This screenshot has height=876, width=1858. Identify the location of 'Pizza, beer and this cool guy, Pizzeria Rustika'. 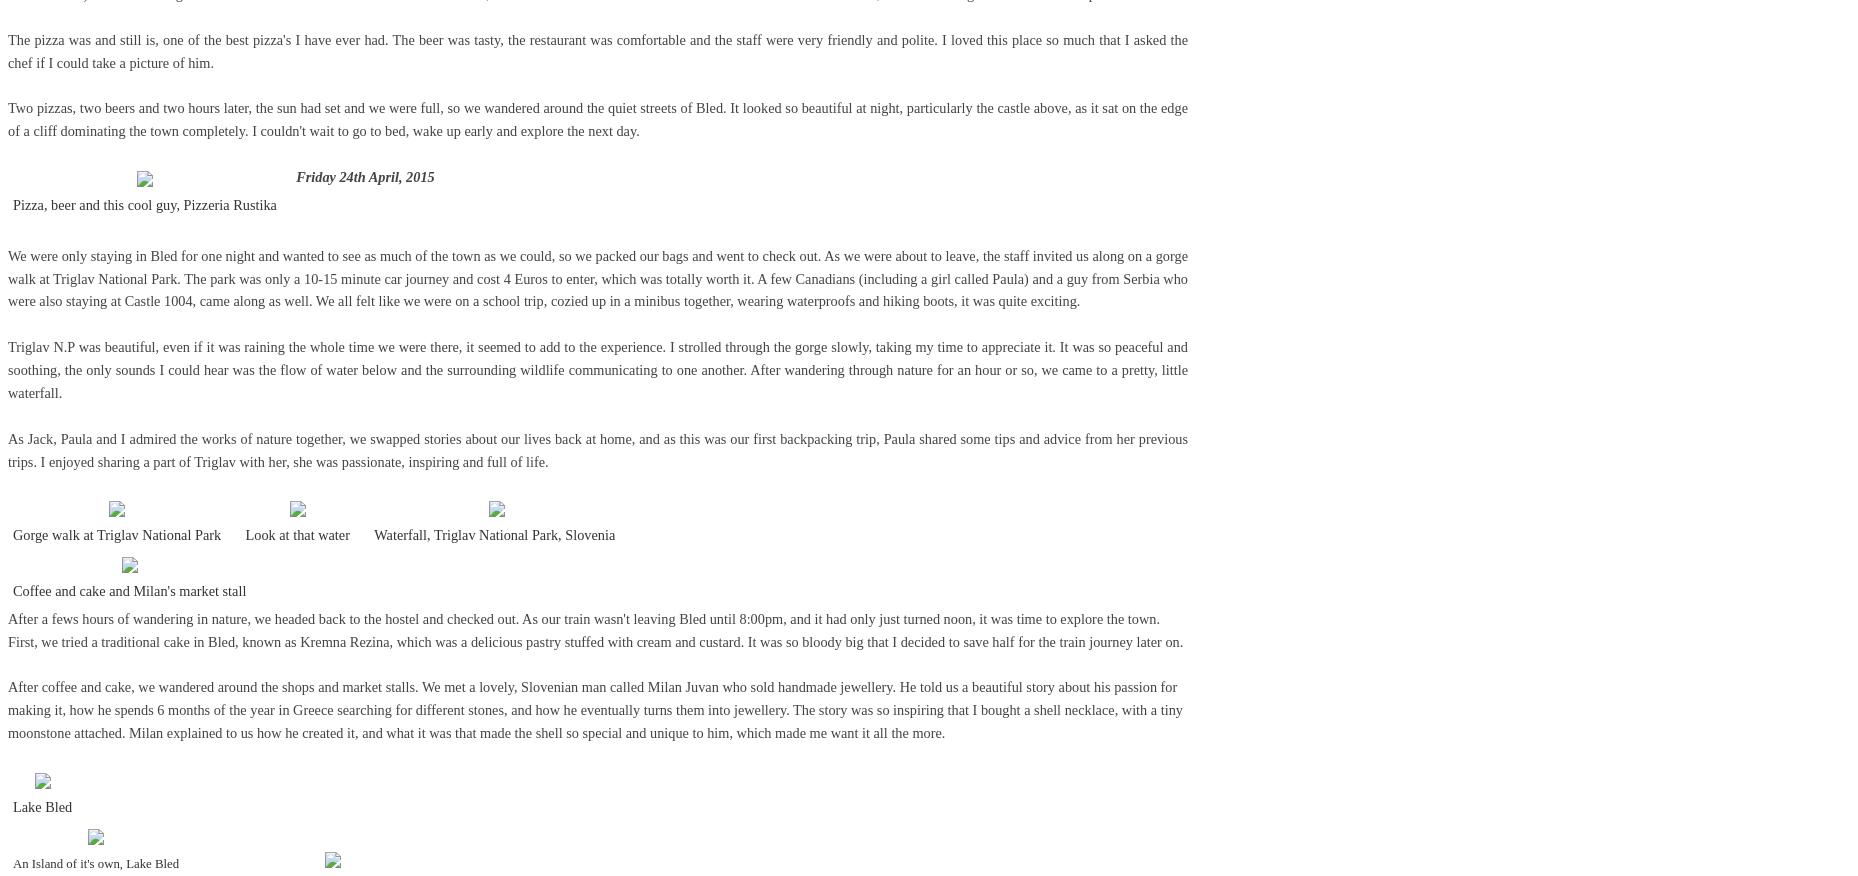
(144, 204).